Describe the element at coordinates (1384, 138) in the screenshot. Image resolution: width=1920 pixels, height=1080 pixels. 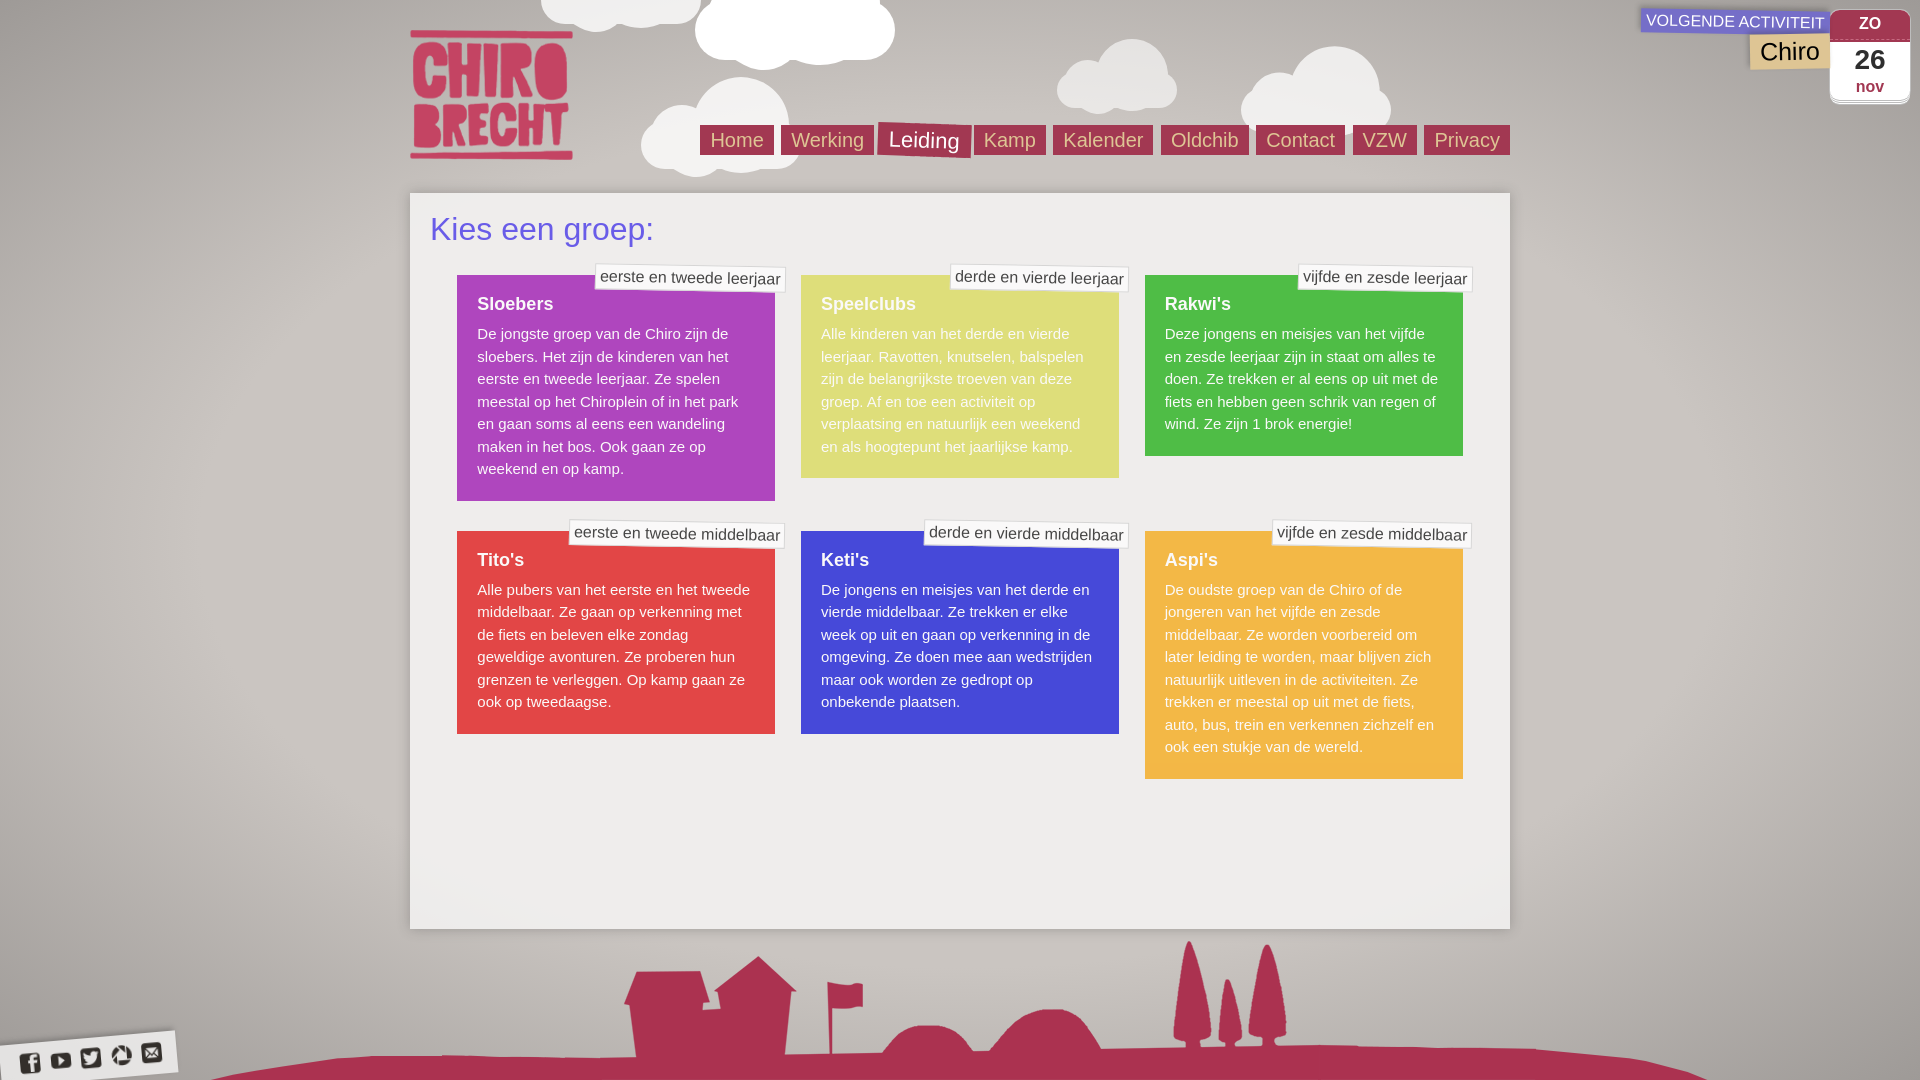
I see `'VZW'` at that location.